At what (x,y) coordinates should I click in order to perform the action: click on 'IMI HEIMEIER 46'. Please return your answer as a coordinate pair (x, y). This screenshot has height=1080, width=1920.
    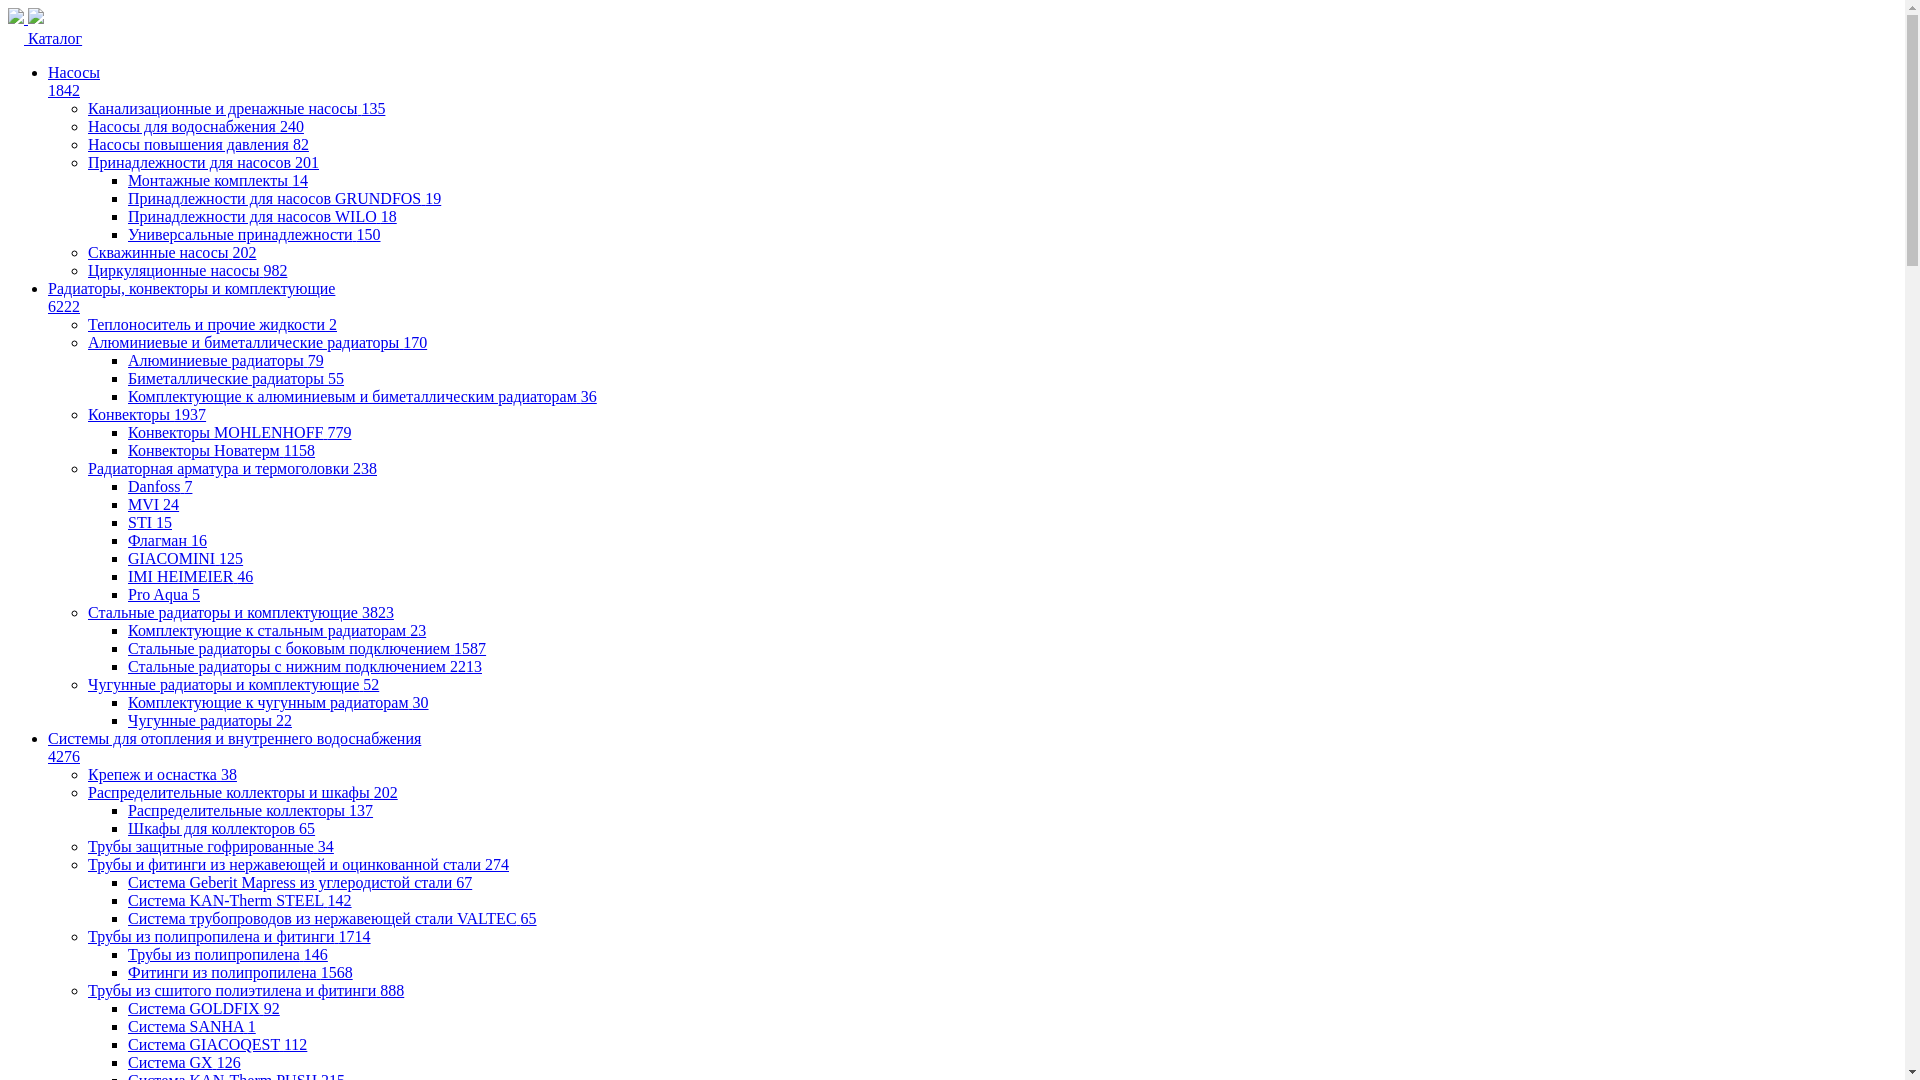
    Looking at the image, I should click on (190, 576).